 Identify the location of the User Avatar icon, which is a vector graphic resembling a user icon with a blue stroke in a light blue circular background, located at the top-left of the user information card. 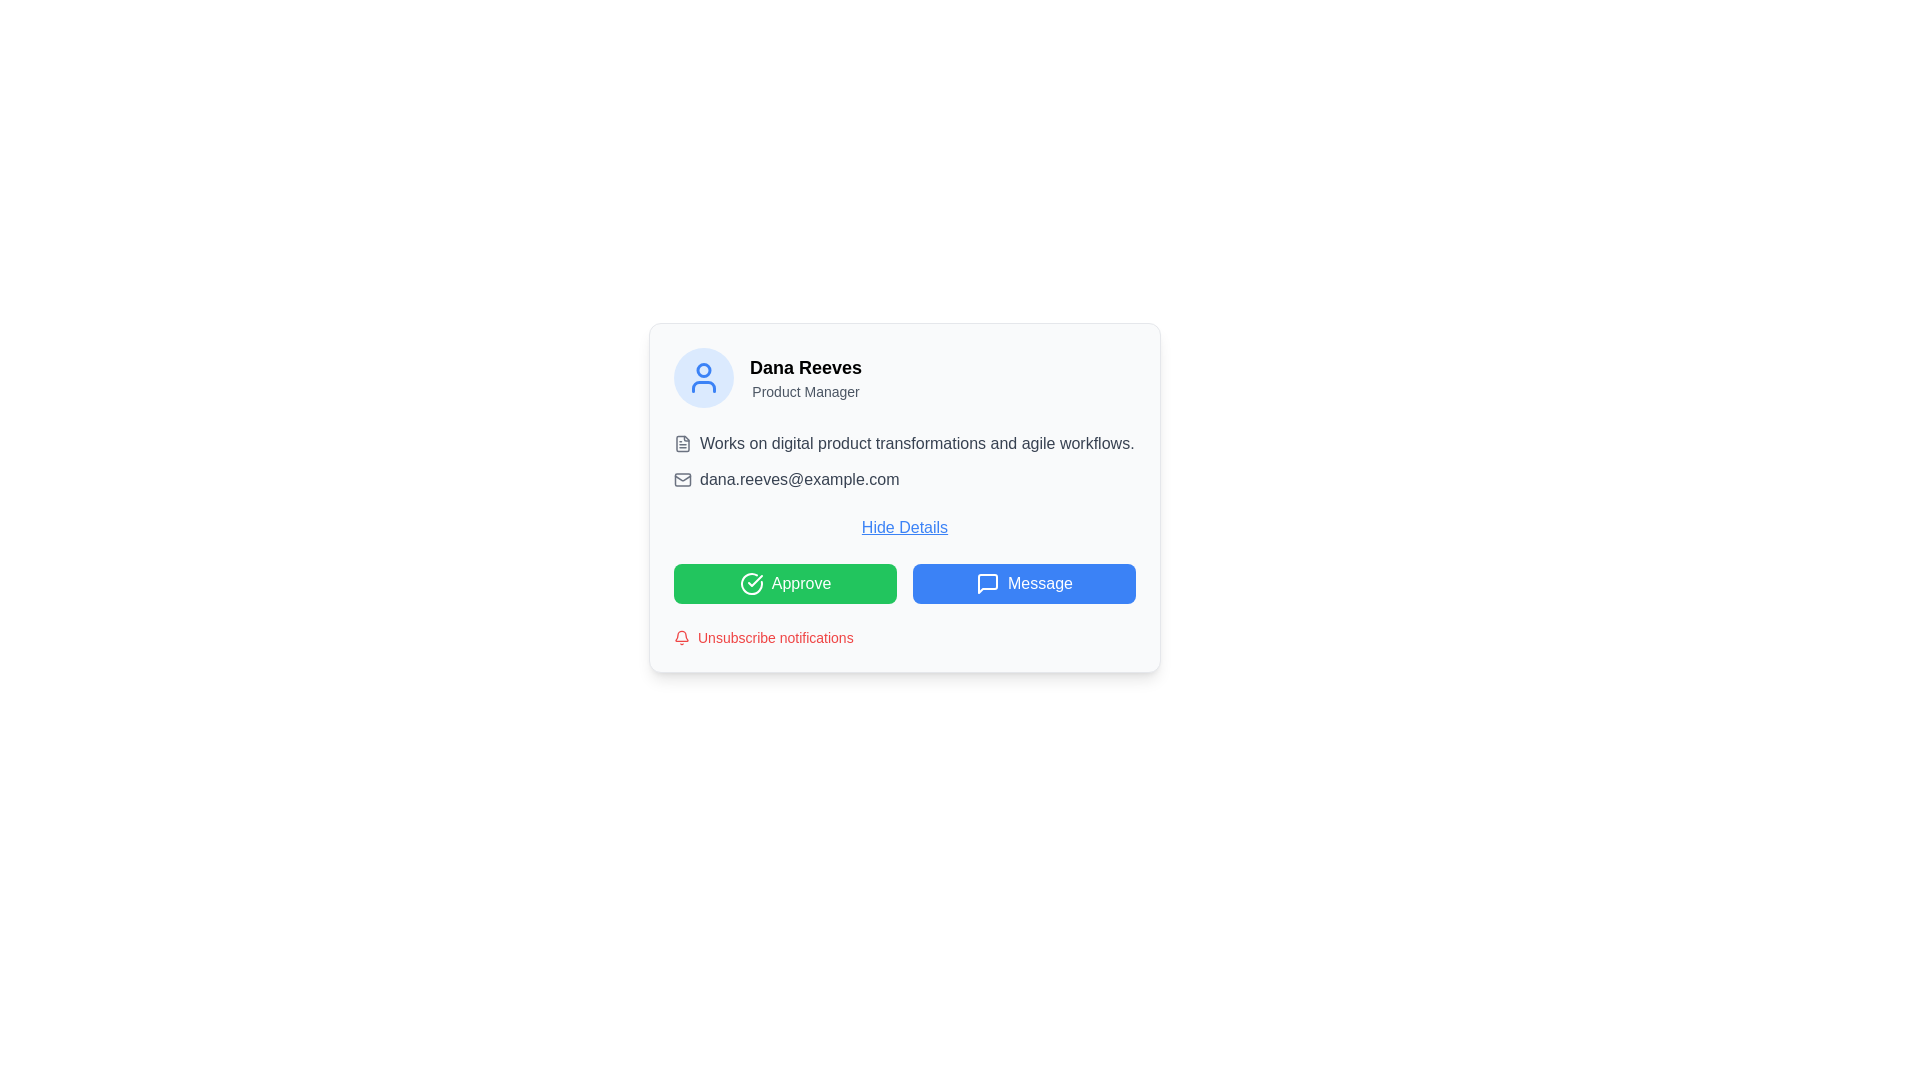
(704, 378).